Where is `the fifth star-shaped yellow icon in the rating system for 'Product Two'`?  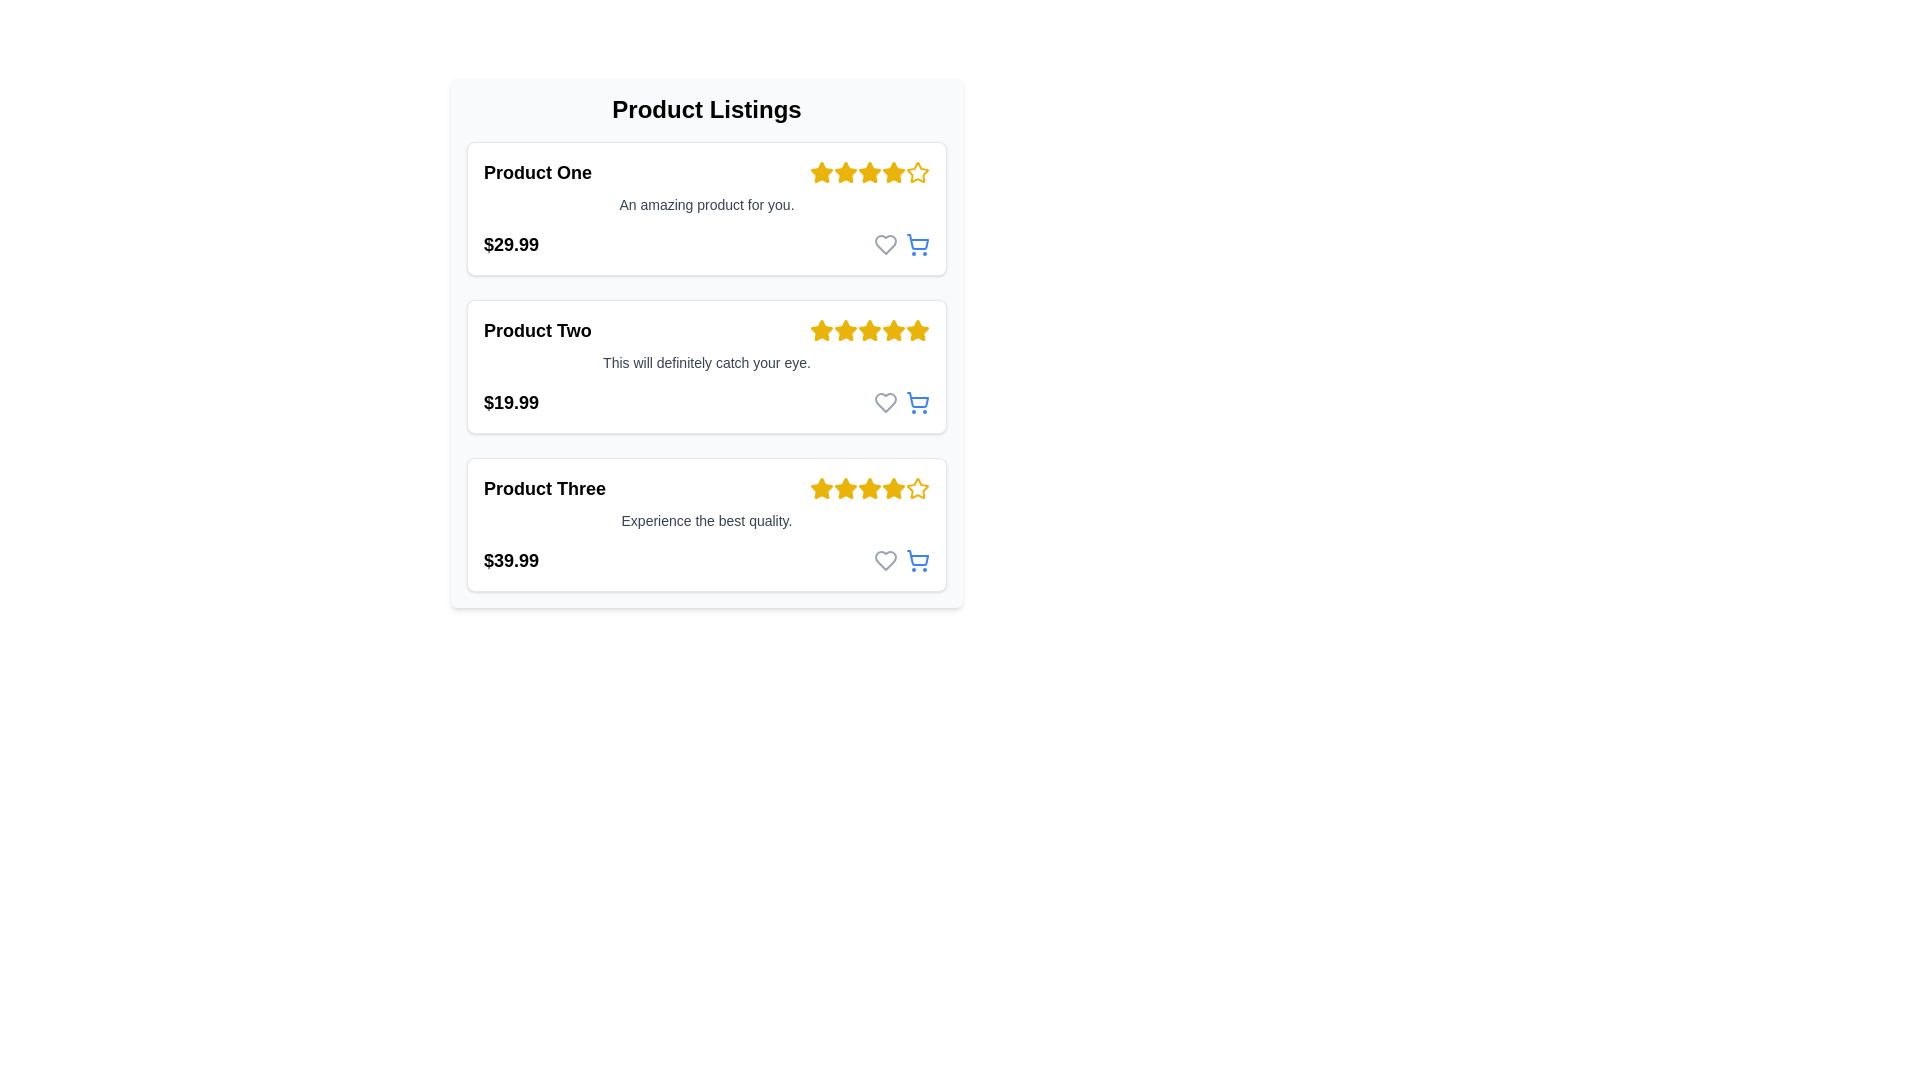
the fifth star-shaped yellow icon in the rating system for 'Product Two' is located at coordinates (916, 330).